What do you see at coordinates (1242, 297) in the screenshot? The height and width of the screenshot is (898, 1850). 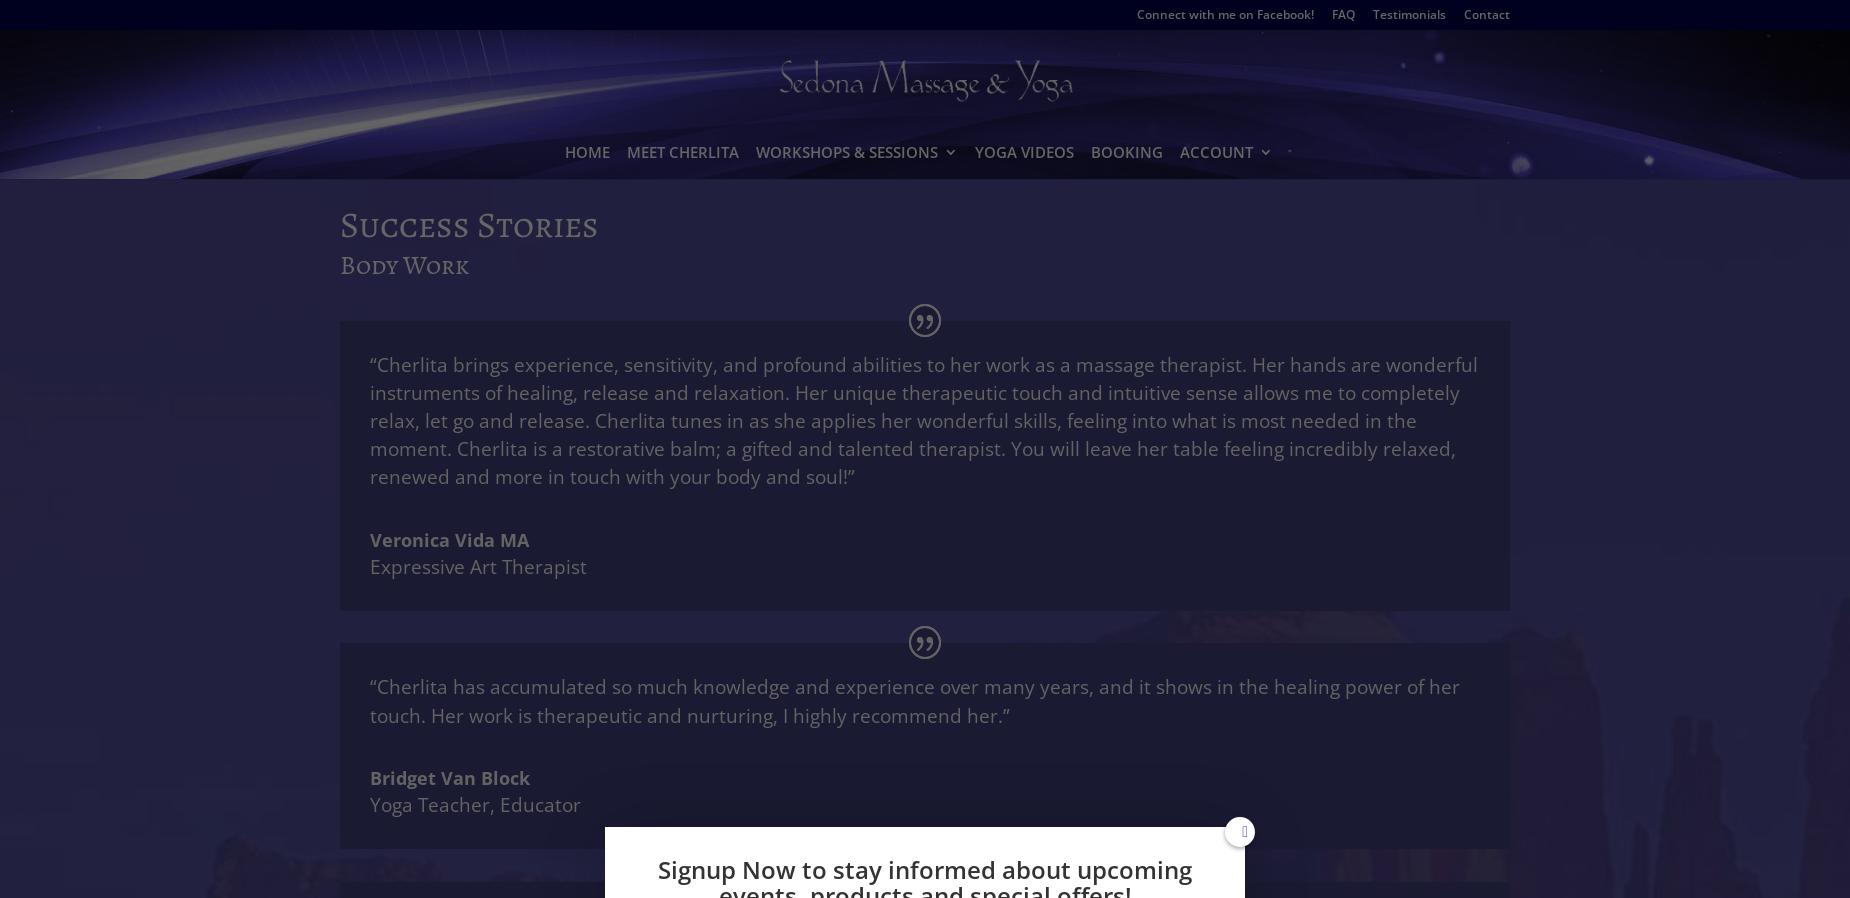 I see `'Checkout'` at bounding box center [1242, 297].